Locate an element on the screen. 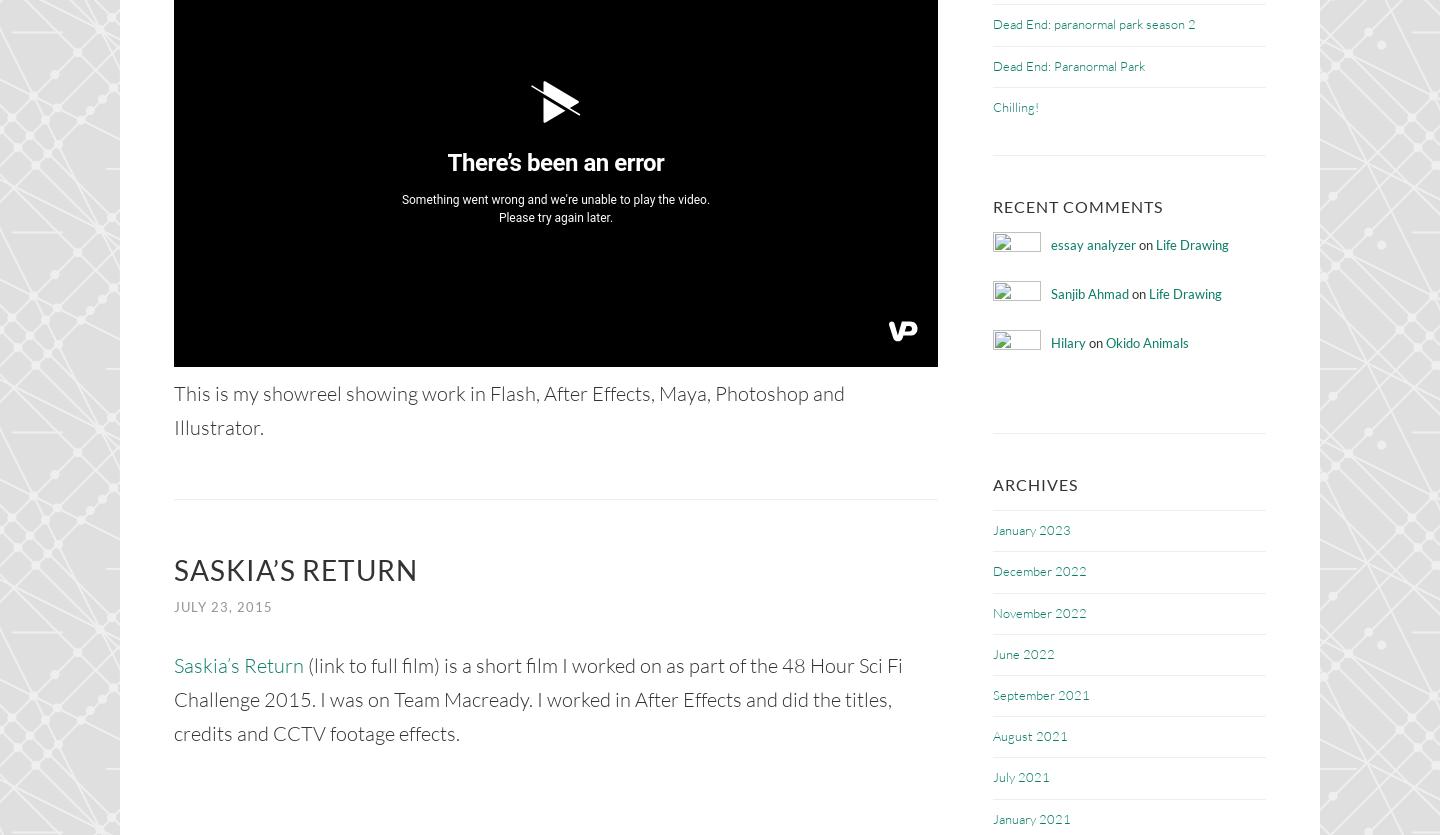 The image size is (1440, 835). 'November 2022' is located at coordinates (1039, 610).